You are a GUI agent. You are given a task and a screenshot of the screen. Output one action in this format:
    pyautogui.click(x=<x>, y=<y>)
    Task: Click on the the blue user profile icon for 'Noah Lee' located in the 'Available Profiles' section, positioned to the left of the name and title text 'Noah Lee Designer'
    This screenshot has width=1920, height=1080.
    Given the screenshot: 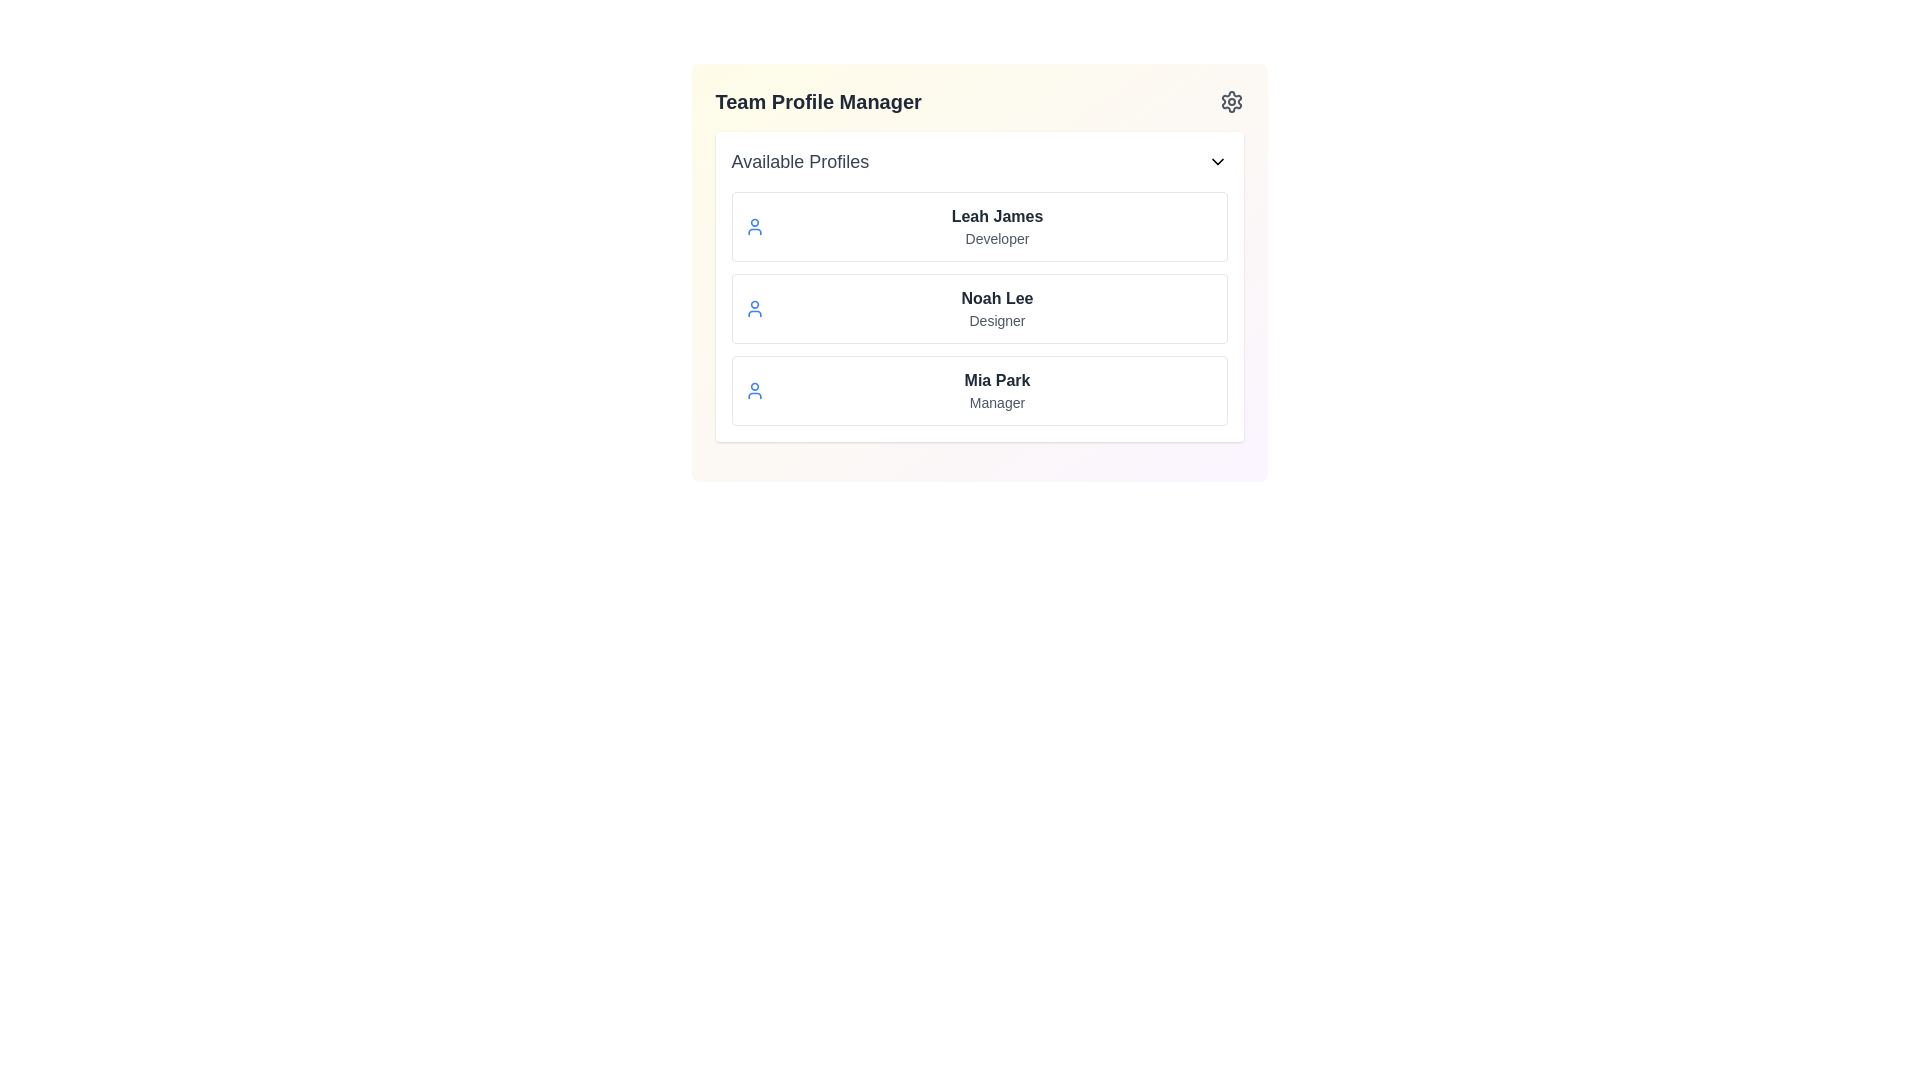 What is the action you would take?
    pyautogui.click(x=753, y=308)
    